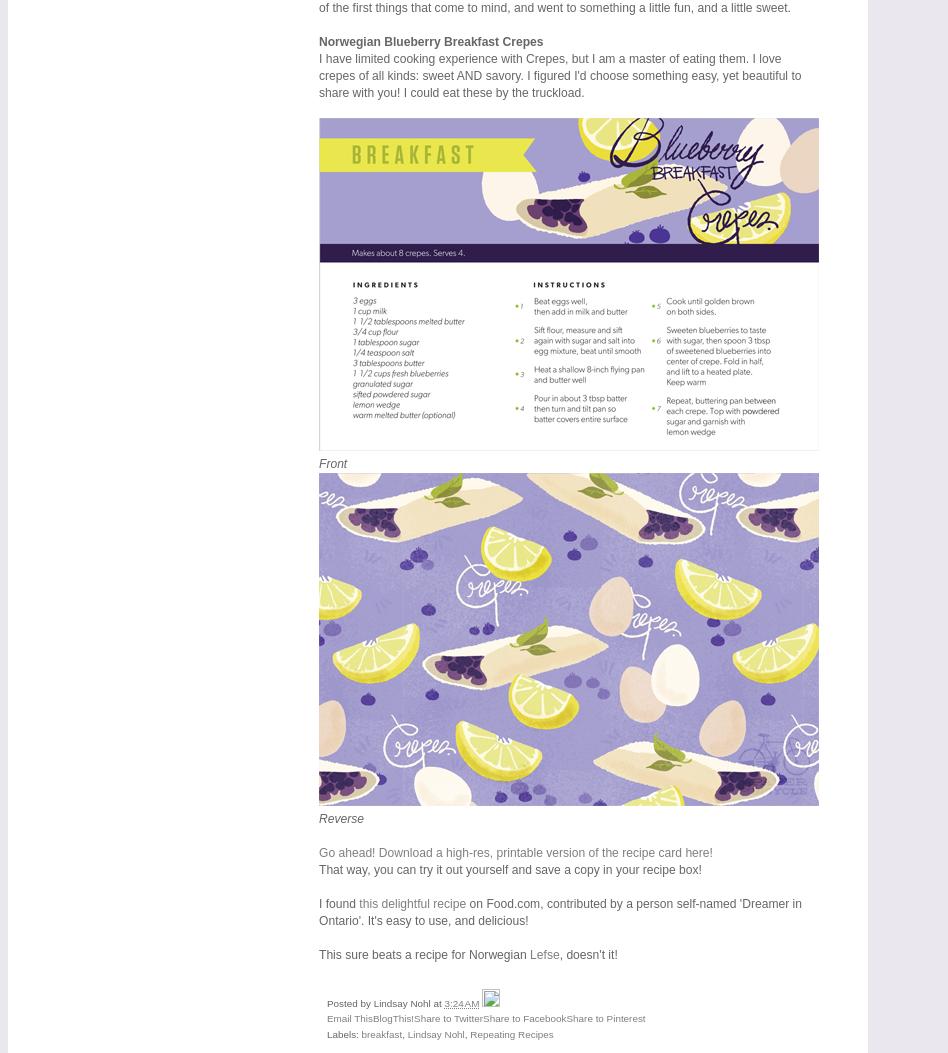  I want to click on 'This sure beats a recipe for Norwegian', so click(423, 953).